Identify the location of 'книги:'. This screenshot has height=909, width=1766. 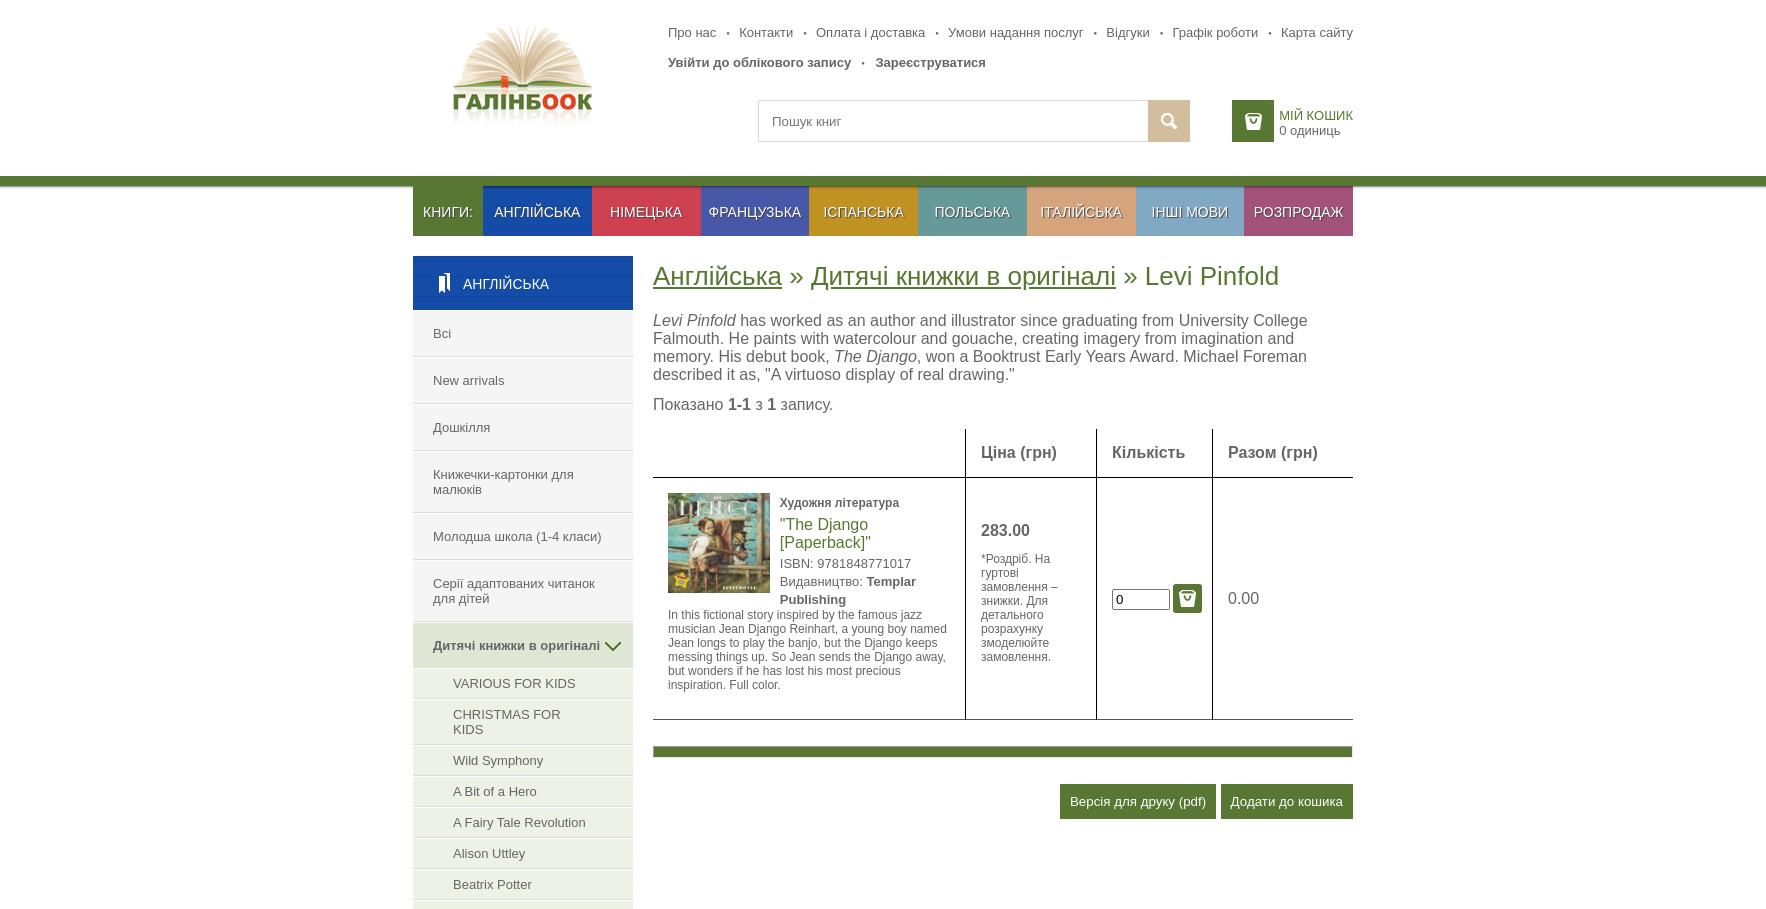
(447, 210).